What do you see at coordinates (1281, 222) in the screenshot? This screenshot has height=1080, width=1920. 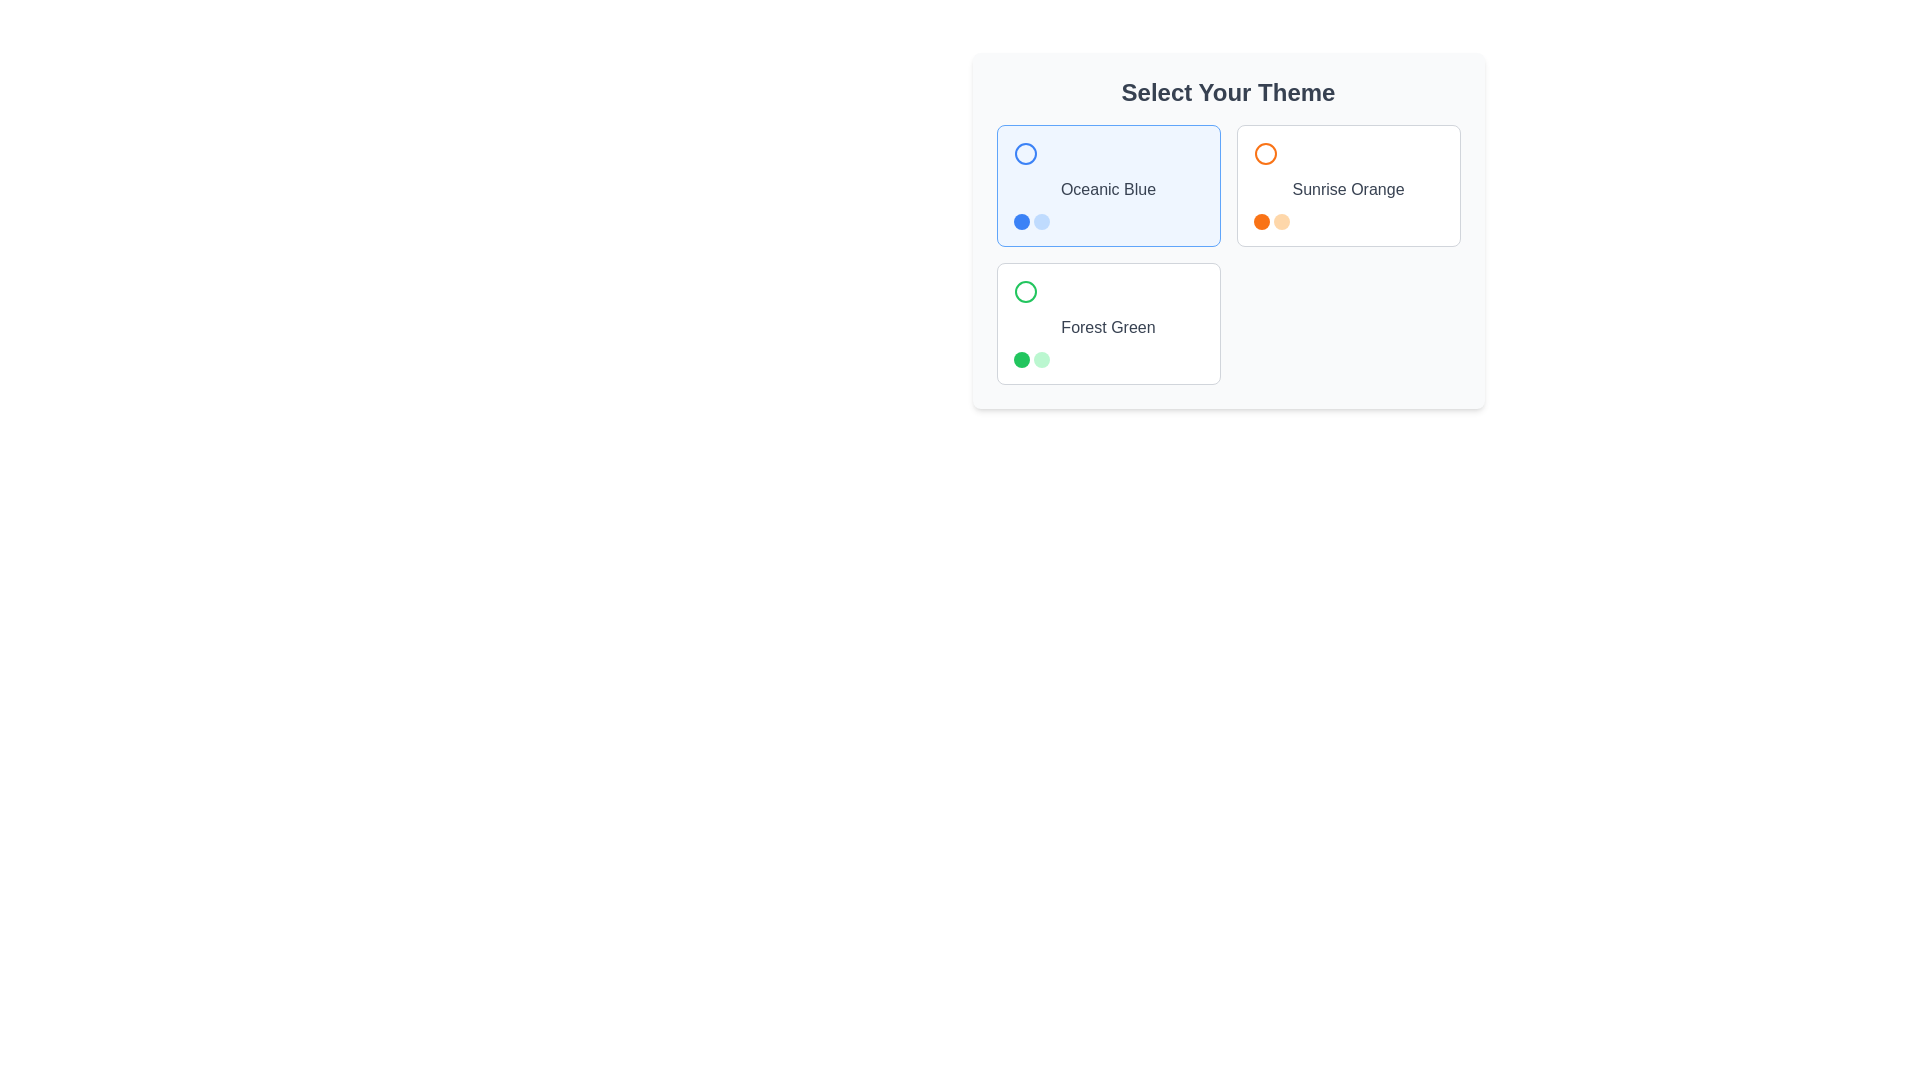 I see `the second circular dot below the 'Sunrise Orange' theme option, which serves as a visual indicator or decorative element` at bounding box center [1281, 222].